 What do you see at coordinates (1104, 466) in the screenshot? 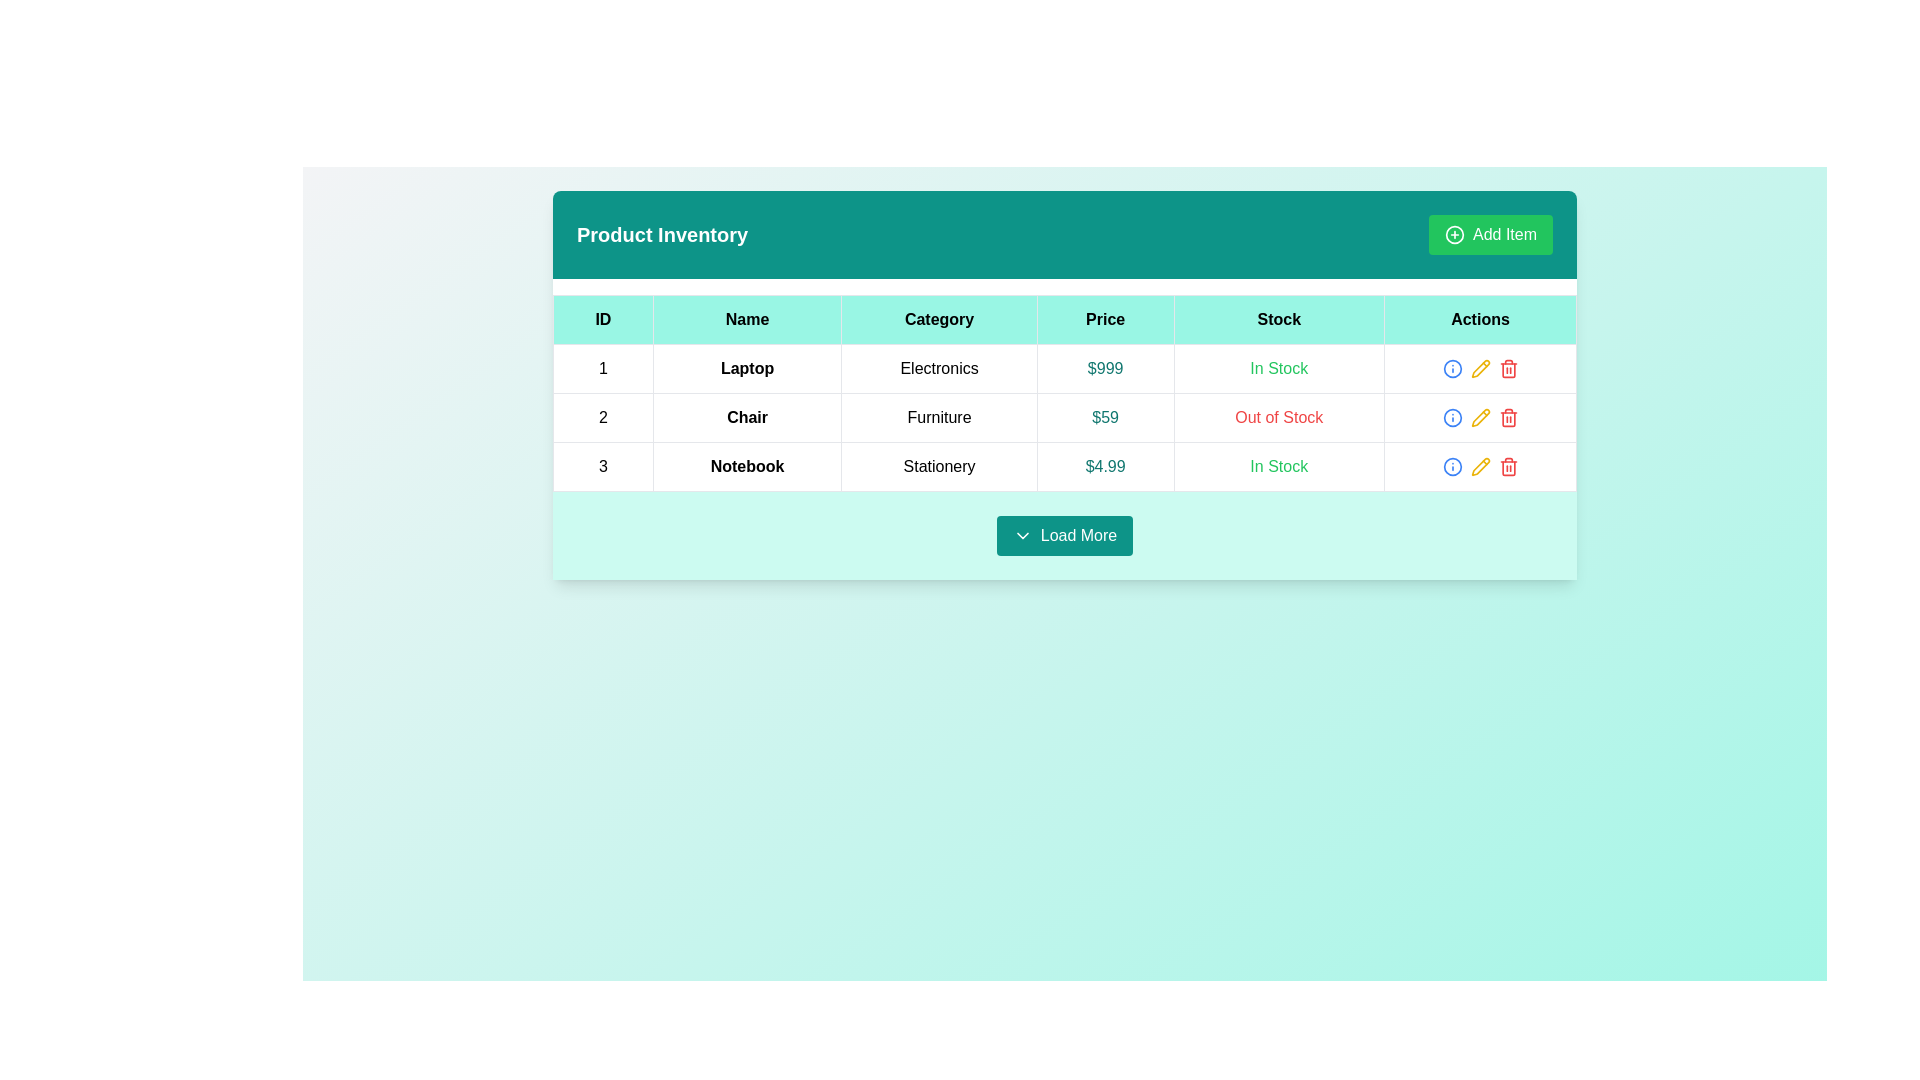
I see `the price label displaying '$4.99' in teal color, located in the fourth column of the third row of the product inventory table under the 'Price' header, associated with the 'Notebook' product` at bounding box center [1104, 466].